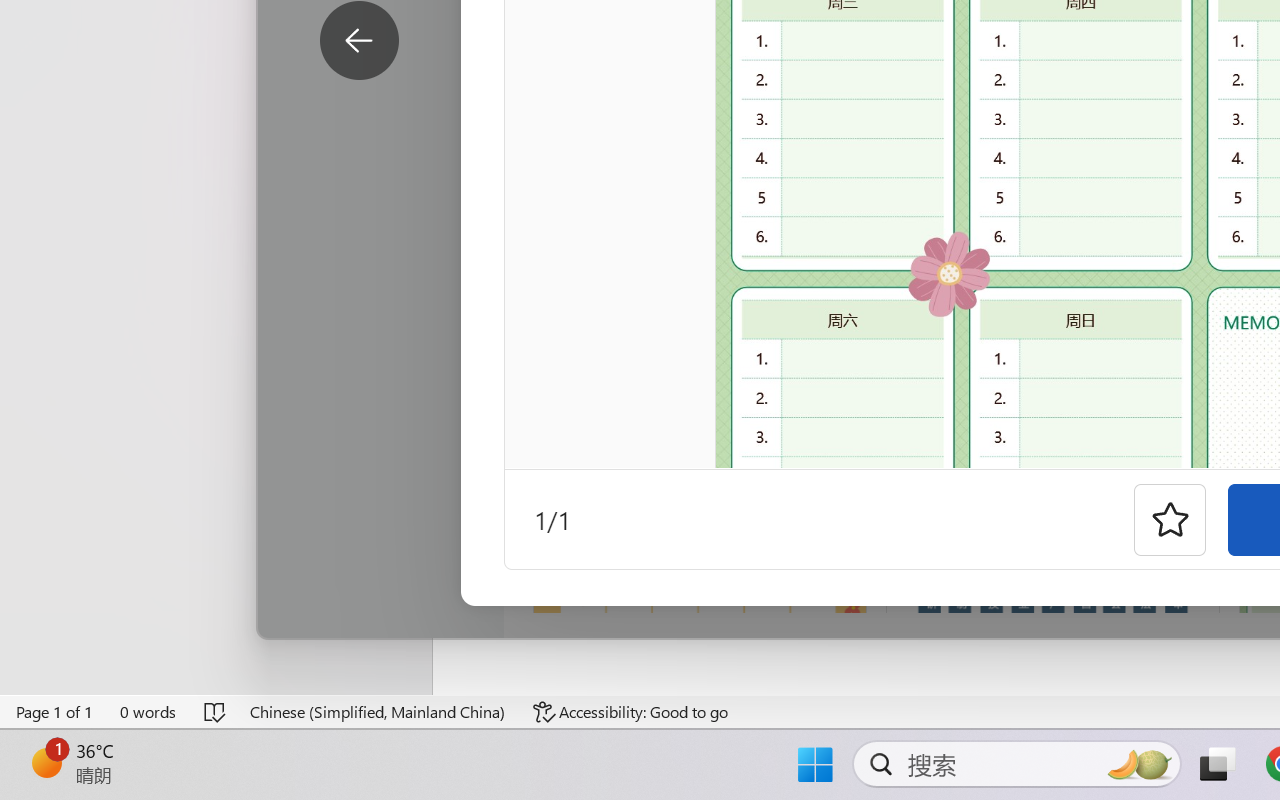 The width and height of the screenshot is (1280, 800). I want to click on 'Language Chinese (Simplified, Mainland China)', so click(378, 711).